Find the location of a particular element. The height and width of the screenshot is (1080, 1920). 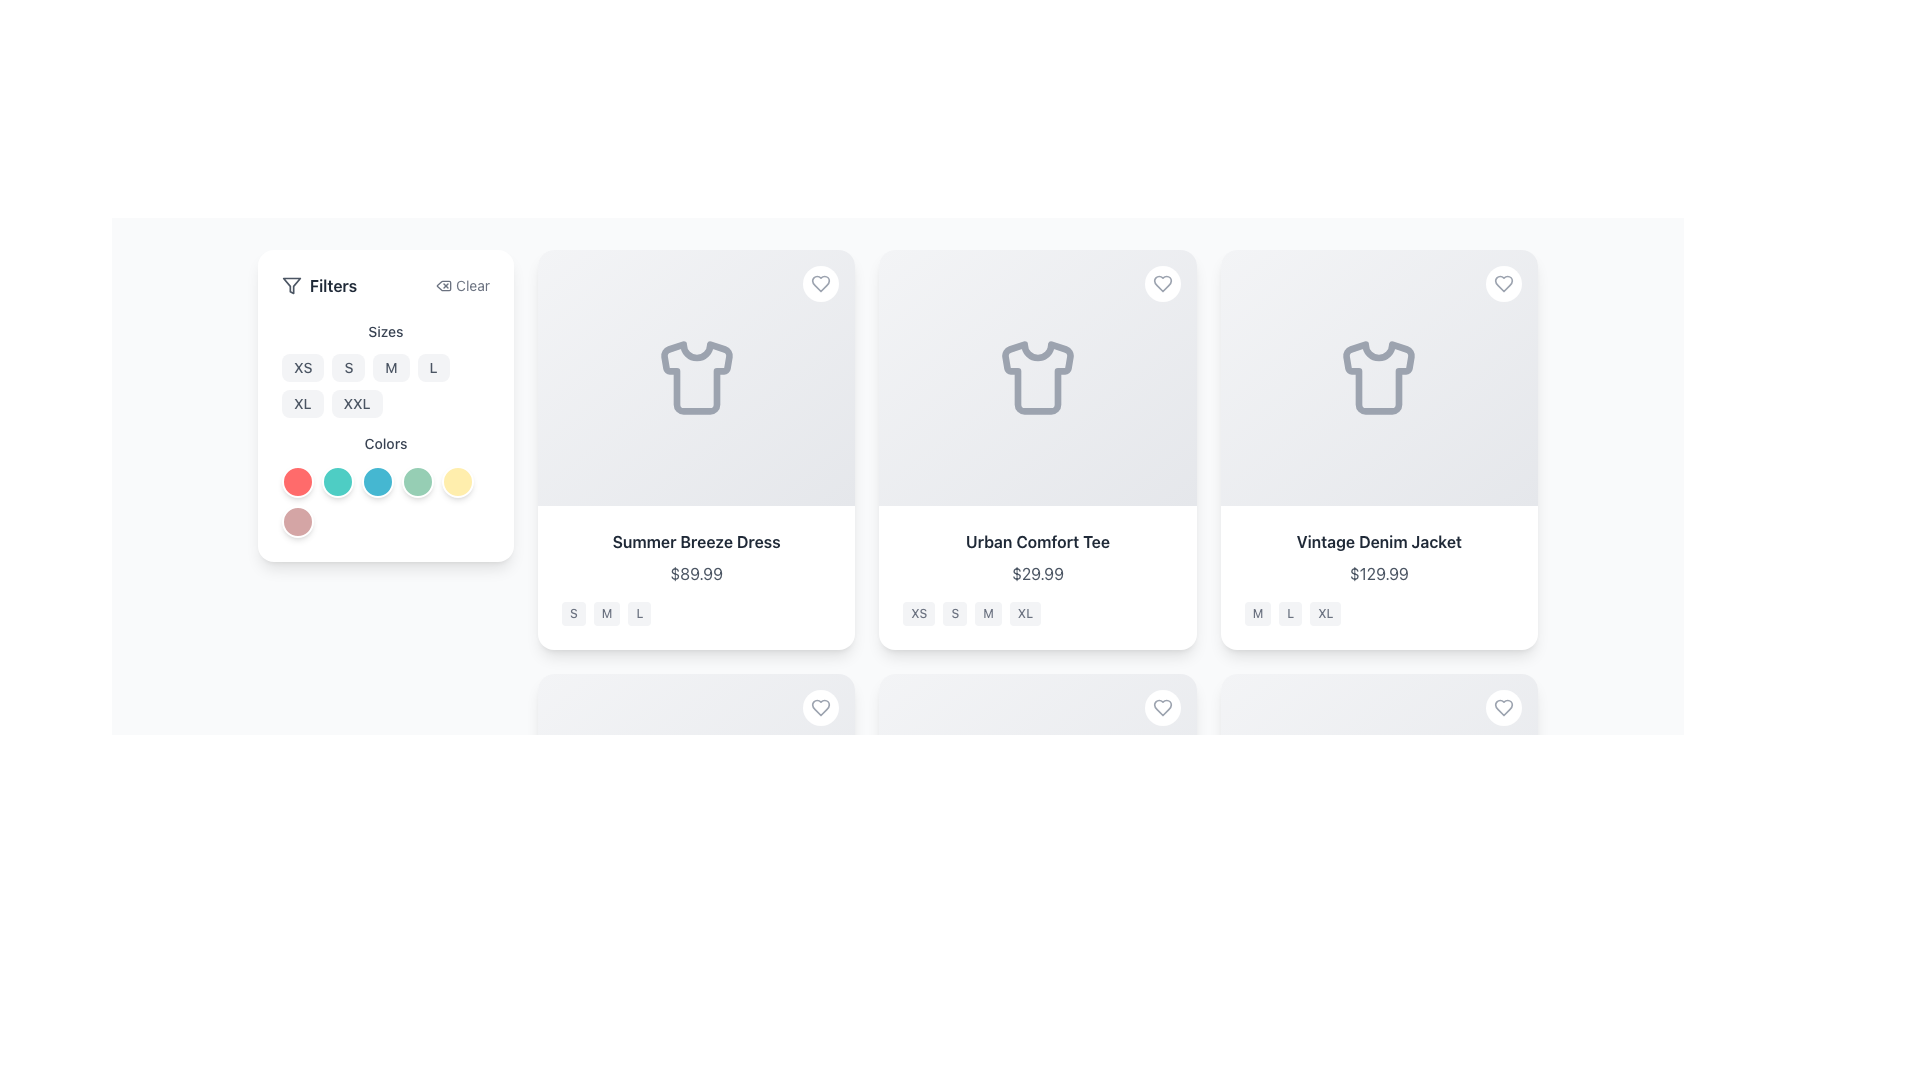

the left side of the trashcan's body in the delete icon located in the top-right section of the filter panel is located at coordinates (443, 285).